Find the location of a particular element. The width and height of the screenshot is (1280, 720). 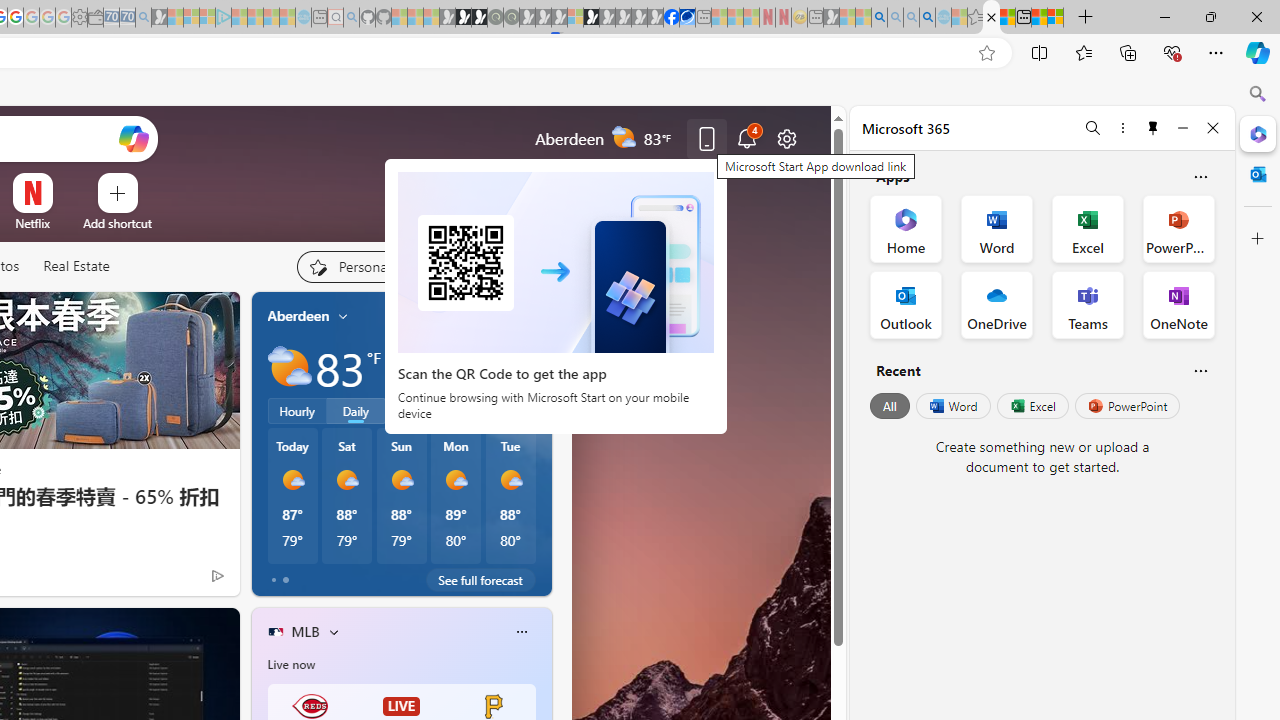

'All' is located at coordinates (889, 405).